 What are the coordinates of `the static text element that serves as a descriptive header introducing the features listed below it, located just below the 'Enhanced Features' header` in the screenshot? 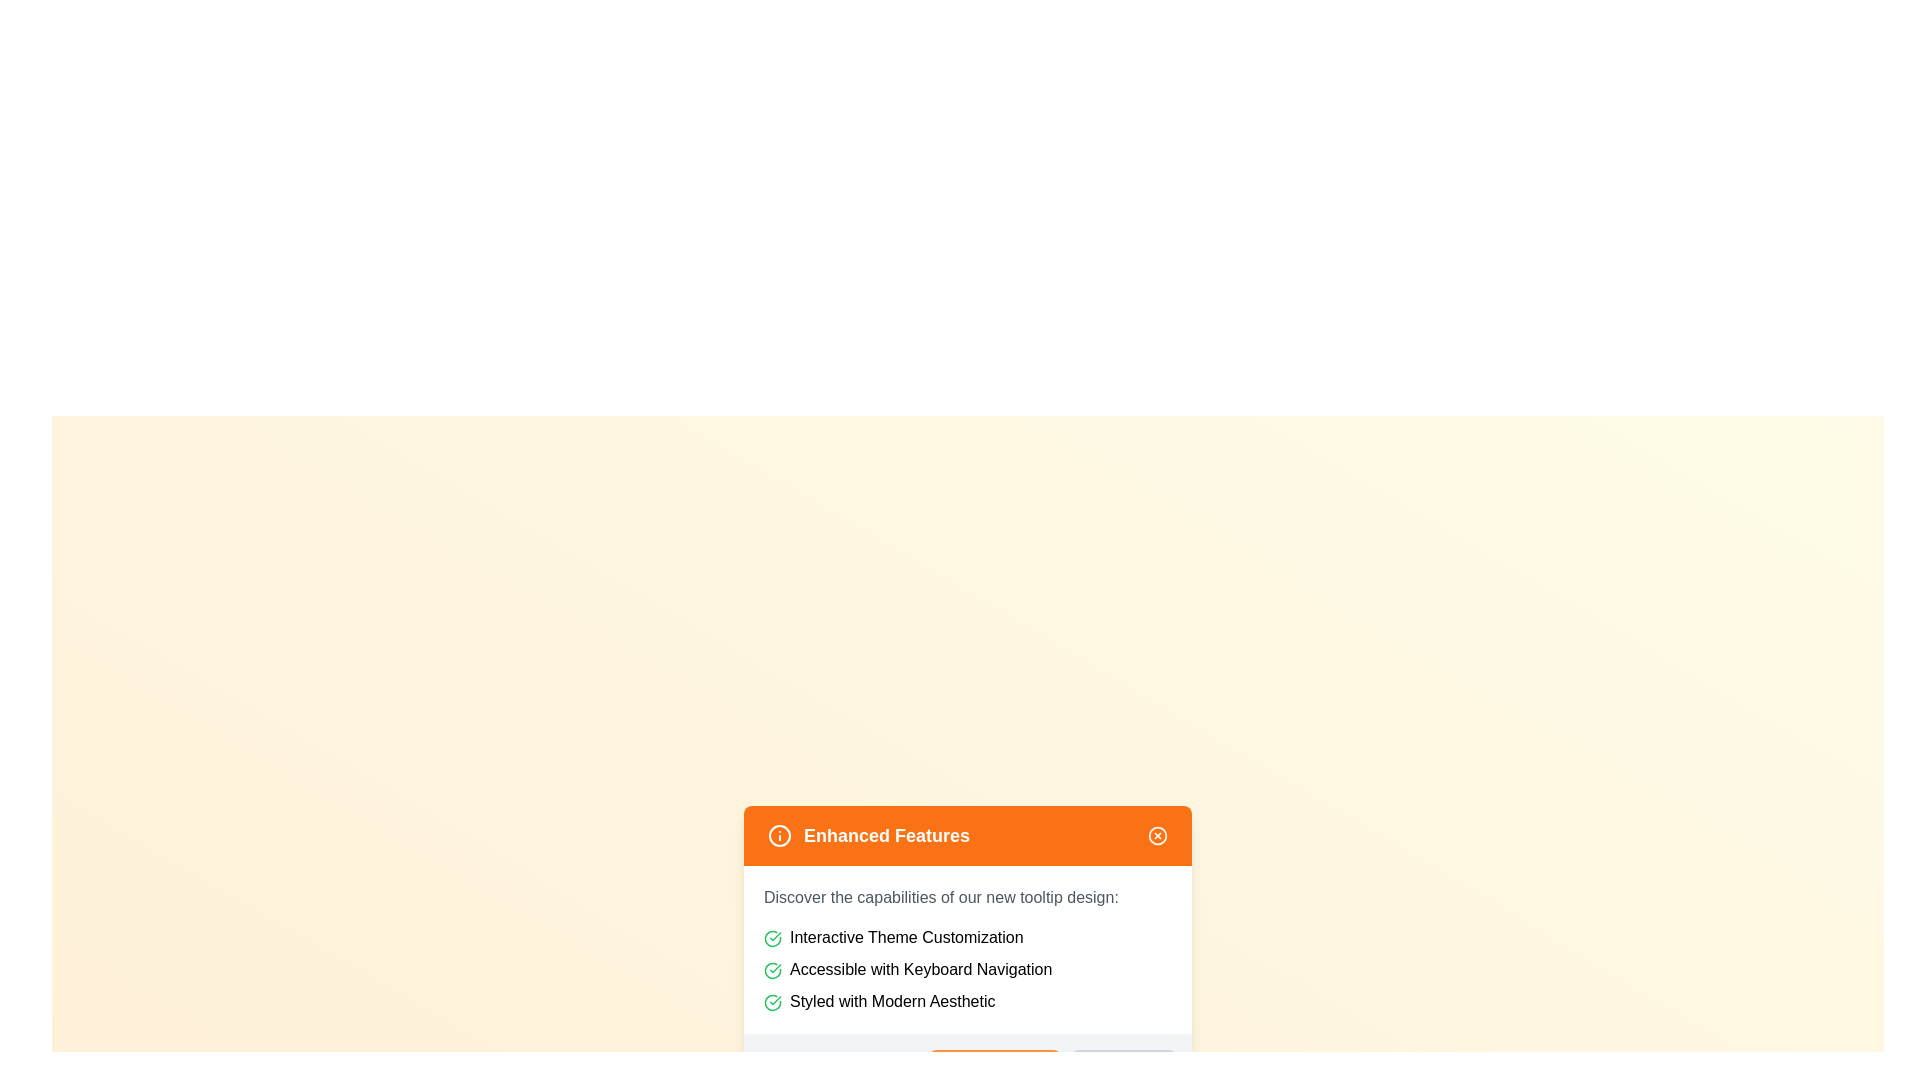 It's located at (968, 897).